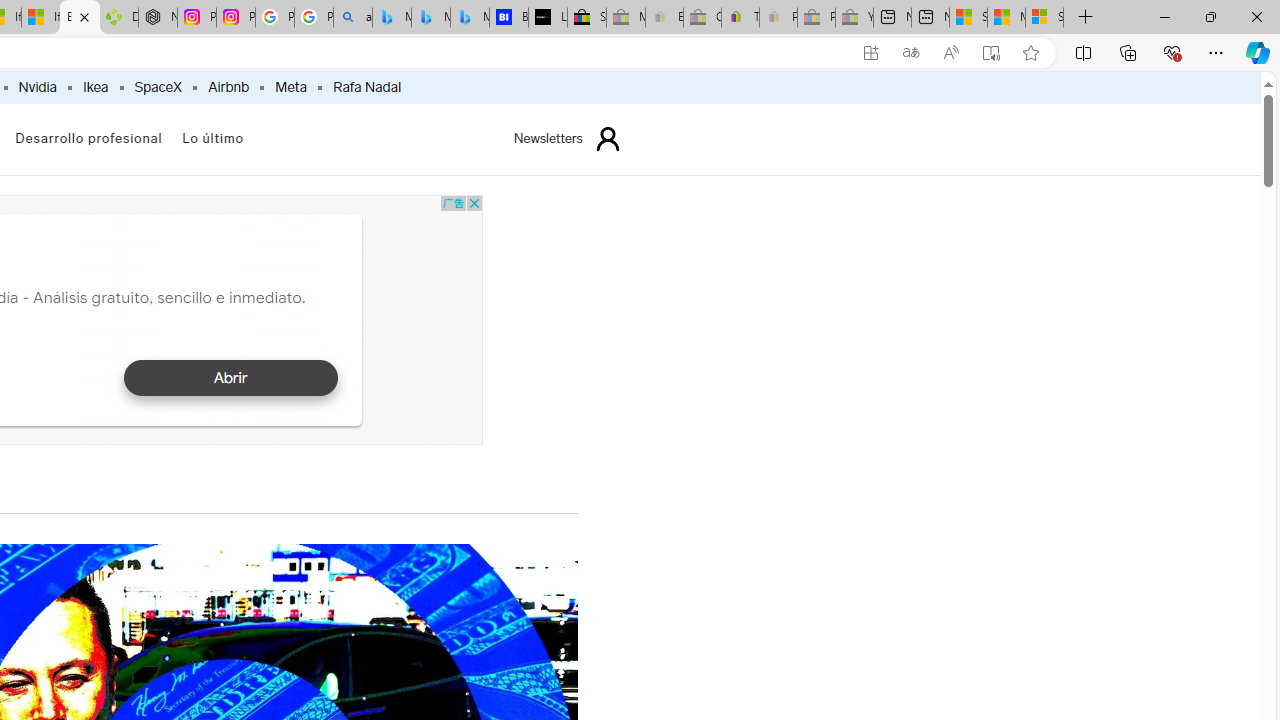 The image size is (1280, 720). I want to click on 'Yard, Garden & Outdoor Living - Sleeping', so click(854, 17).